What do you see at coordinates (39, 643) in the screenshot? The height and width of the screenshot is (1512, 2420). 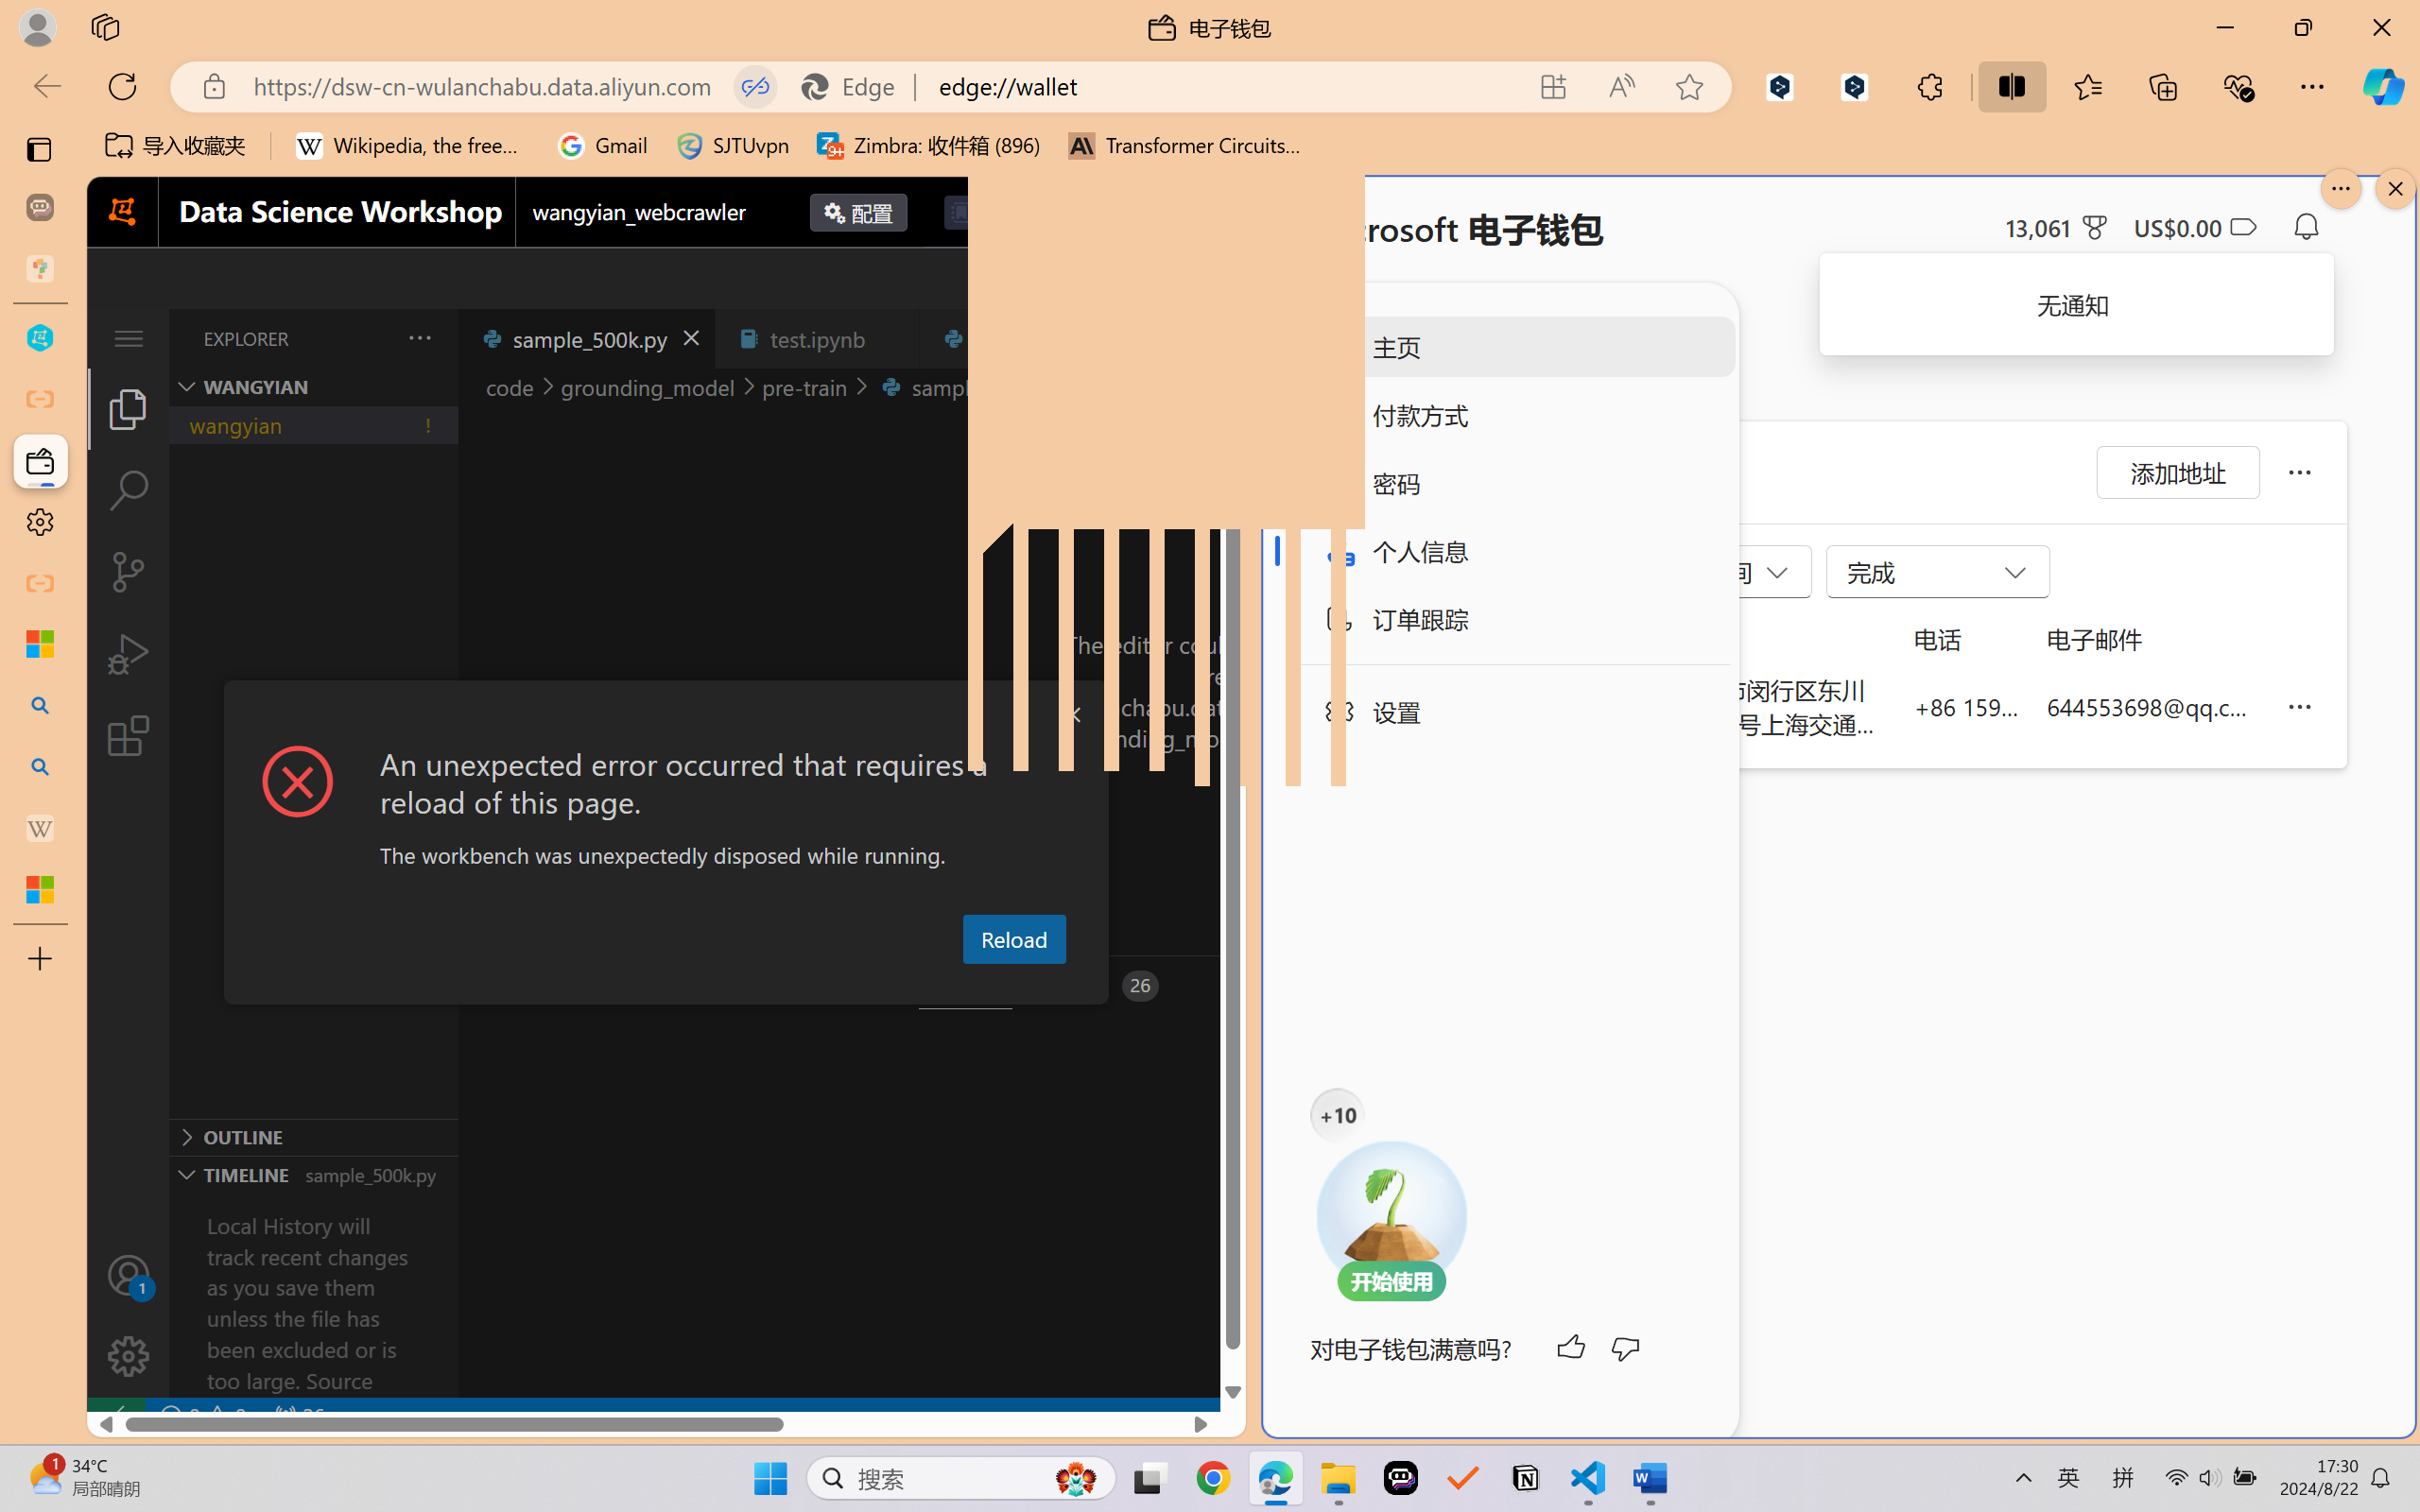 I see `'Microsoft security help and learning'` at bounding box center [39, 643].